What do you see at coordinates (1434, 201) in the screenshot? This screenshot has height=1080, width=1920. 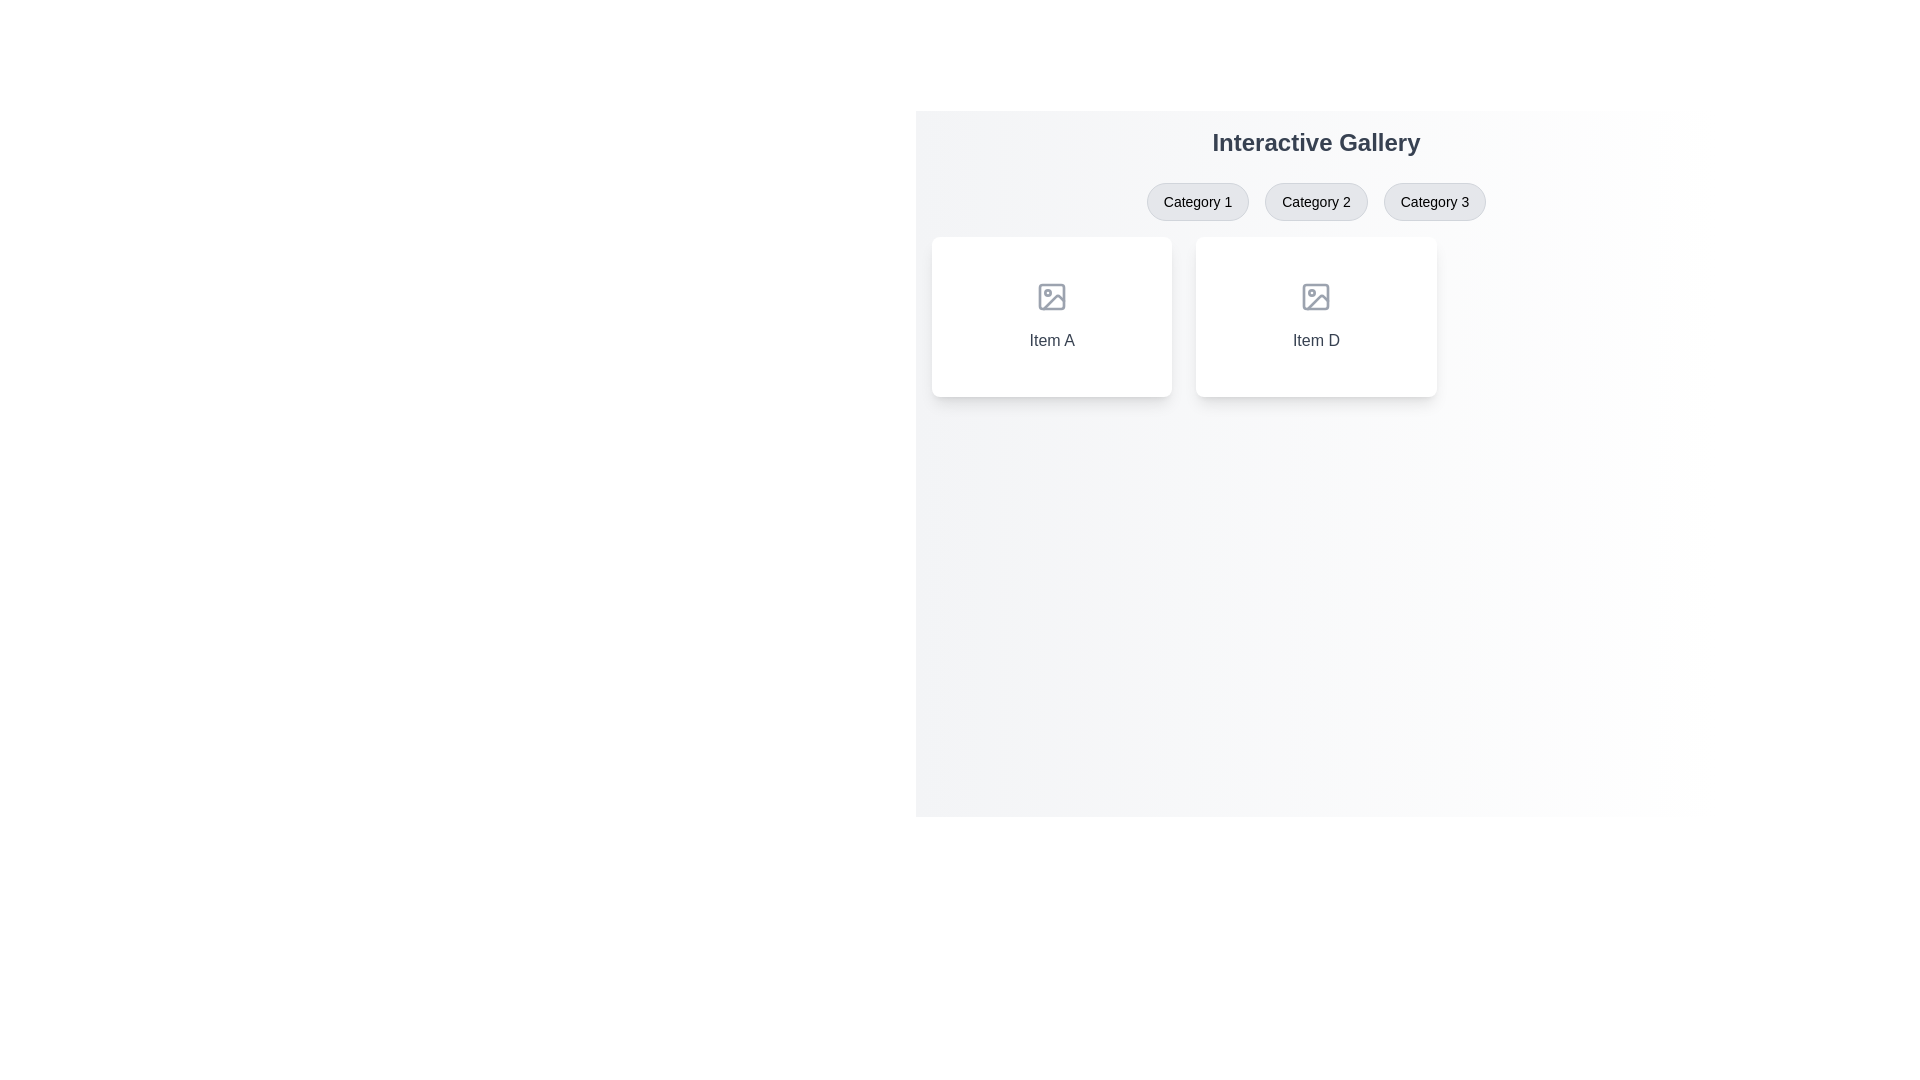 I see `the filter button for 'Category 3', which is the third button in a horizontal row of three buttons` at bounding box center [1434, 201].